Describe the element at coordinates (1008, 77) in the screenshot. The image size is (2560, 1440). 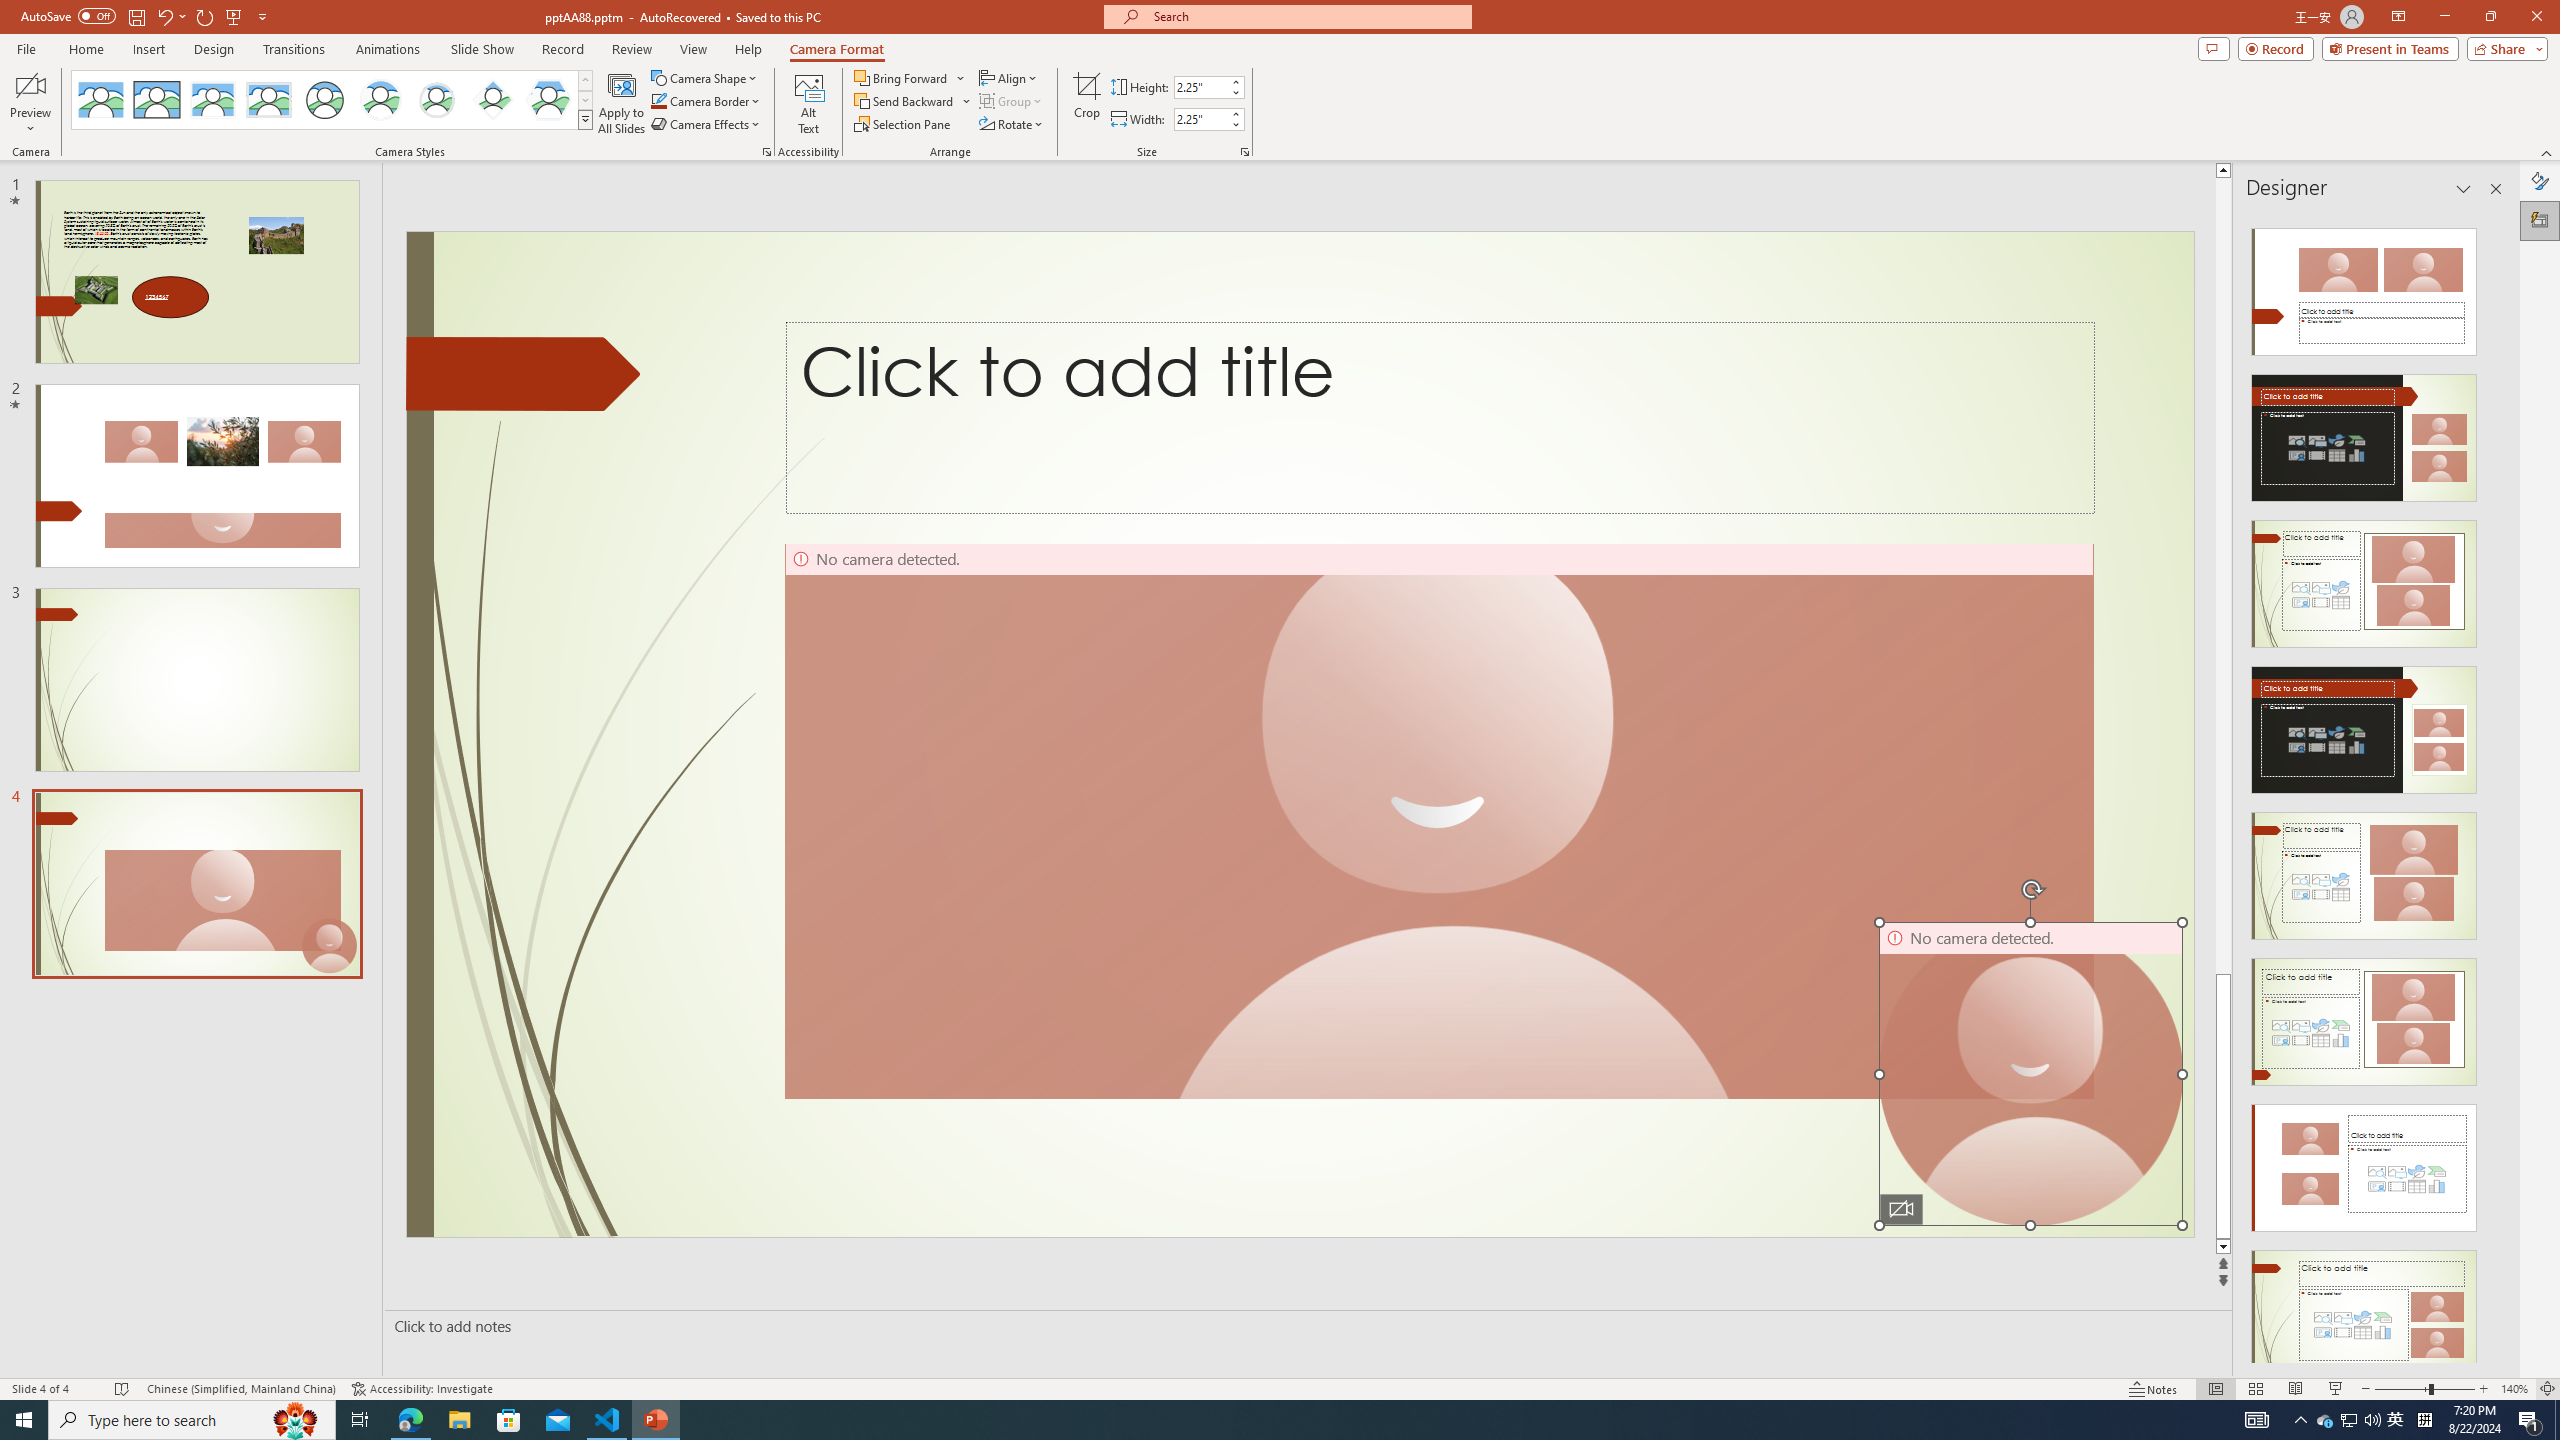
I see `'Align'` at that location.